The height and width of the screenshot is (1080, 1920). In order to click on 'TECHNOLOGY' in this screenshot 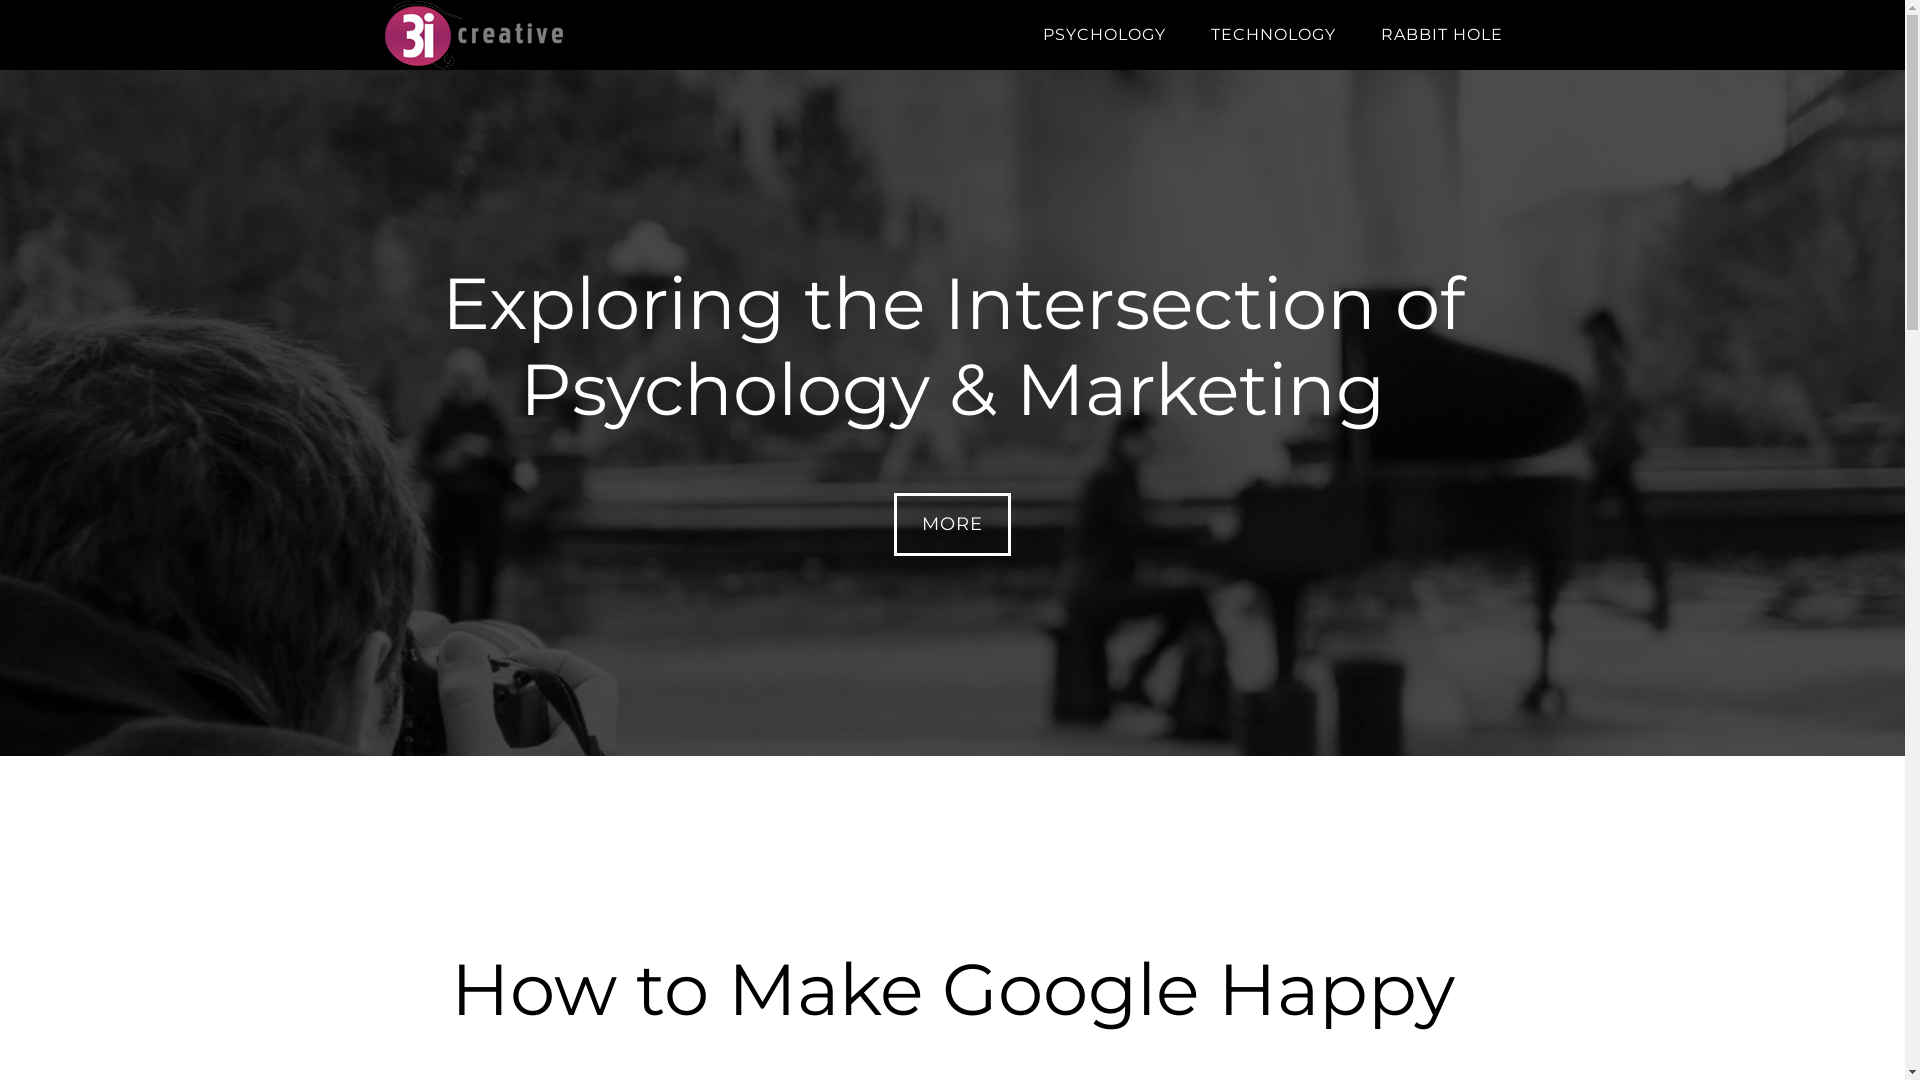, I will do `click(1271, 34)`.